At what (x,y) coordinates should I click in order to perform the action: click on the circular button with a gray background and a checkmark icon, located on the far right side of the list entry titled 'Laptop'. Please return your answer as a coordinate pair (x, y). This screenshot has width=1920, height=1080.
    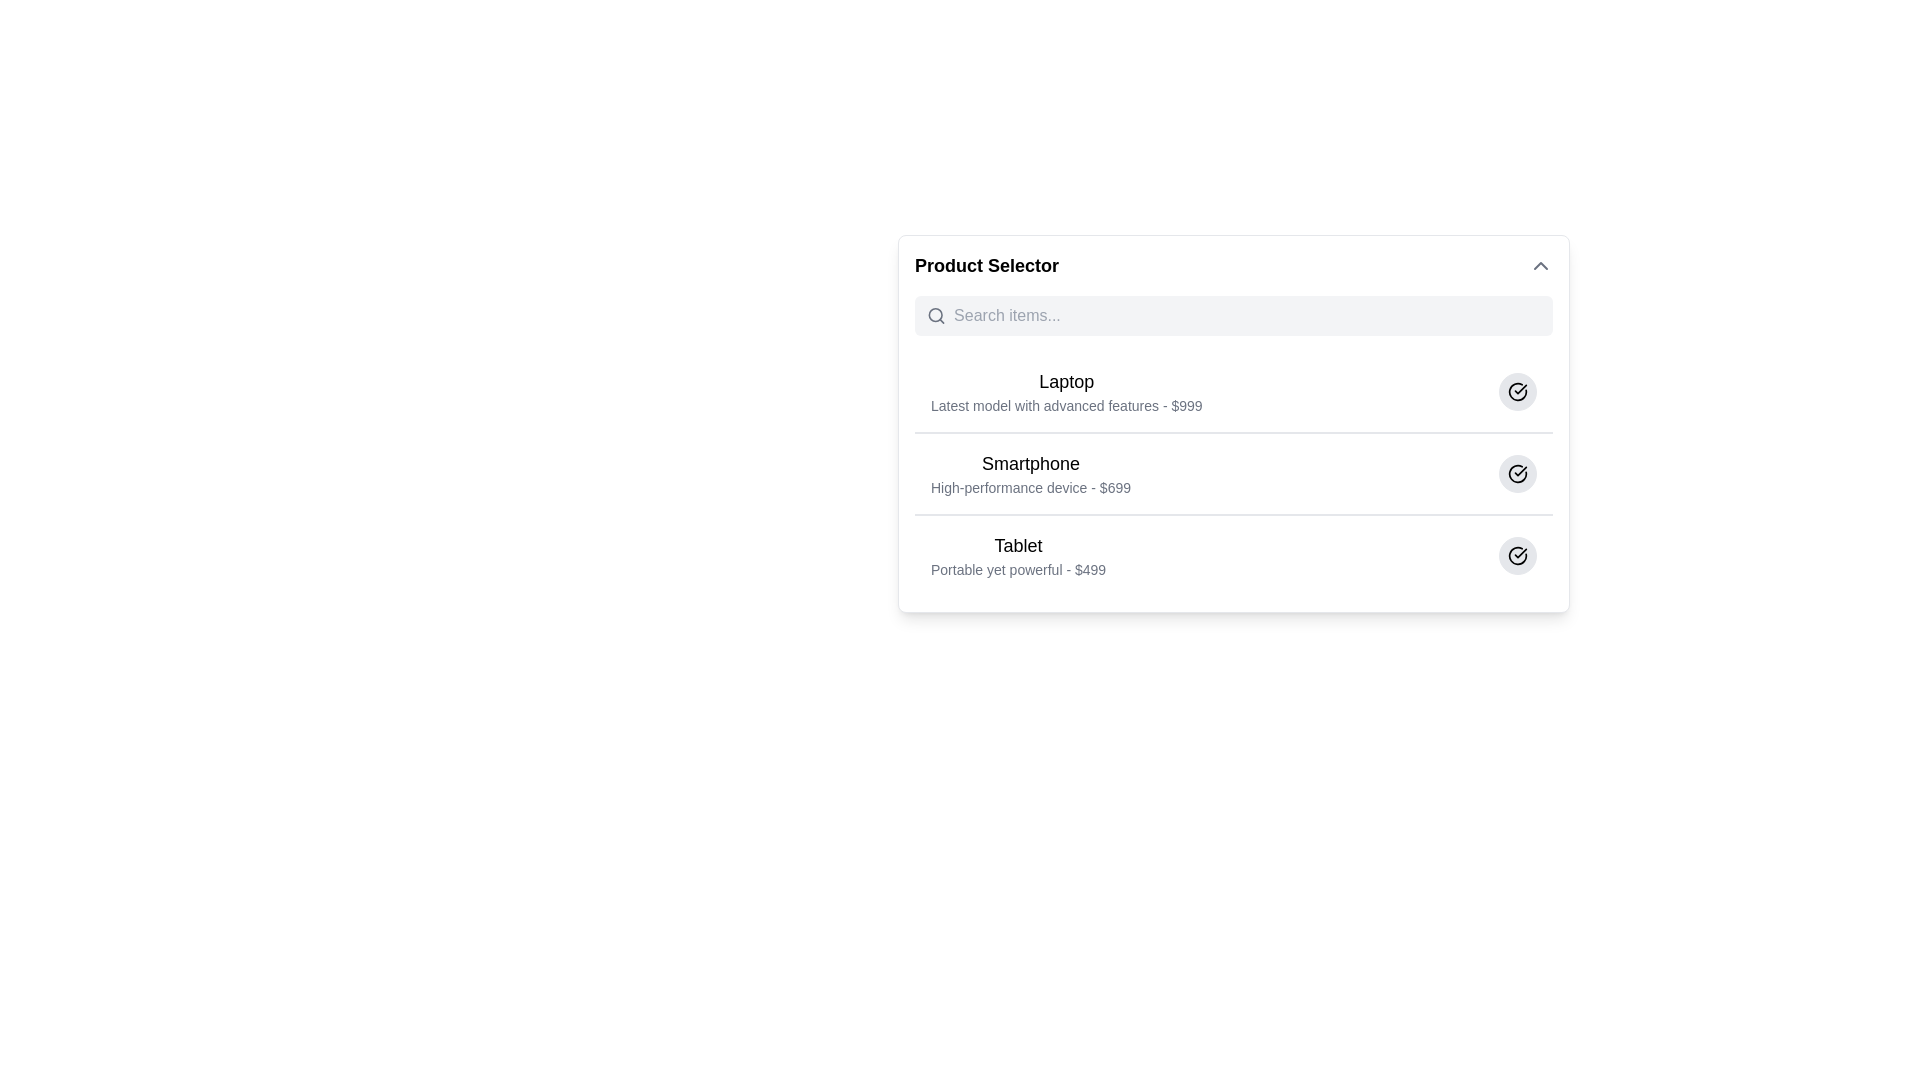
    Looking at the image, I should click on (1517, 392).